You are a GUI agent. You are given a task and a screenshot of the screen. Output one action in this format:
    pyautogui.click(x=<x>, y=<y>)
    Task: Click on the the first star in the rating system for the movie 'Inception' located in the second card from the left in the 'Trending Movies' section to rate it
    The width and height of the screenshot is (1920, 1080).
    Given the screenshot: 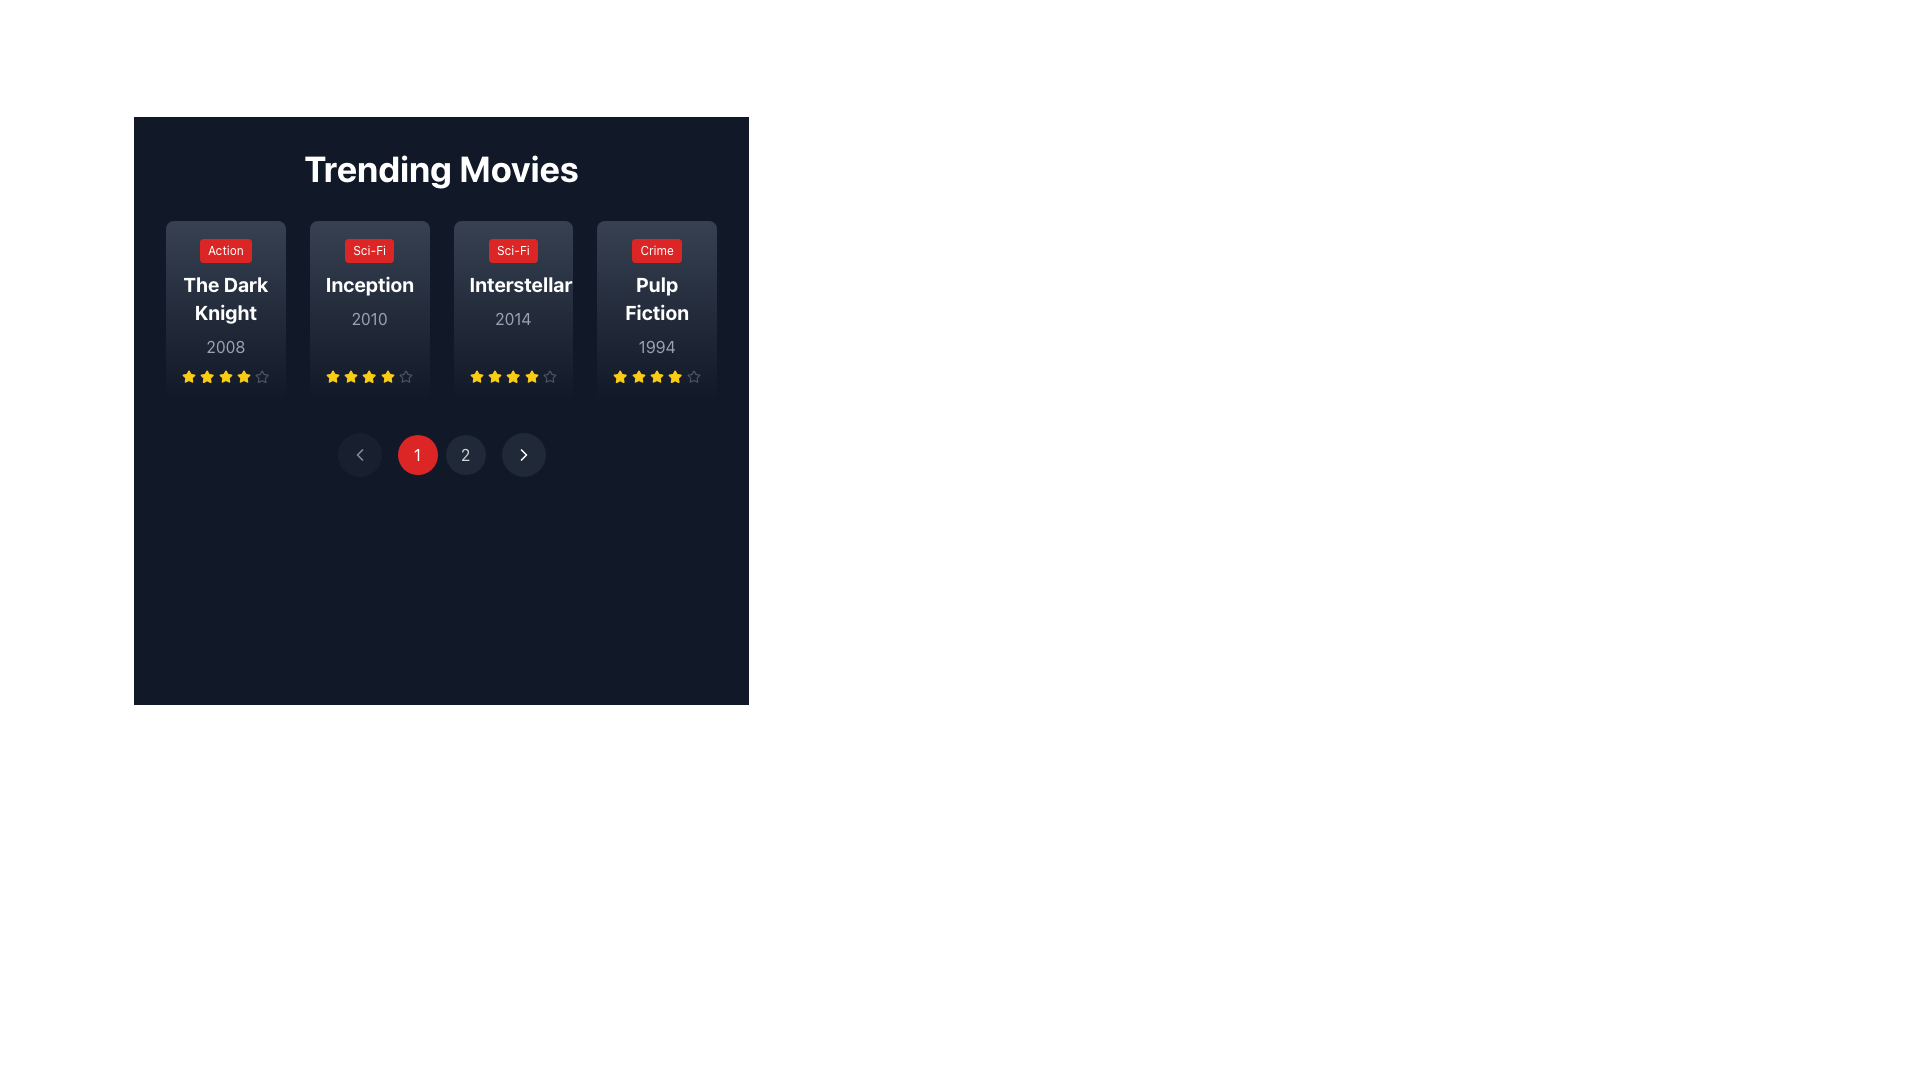 What is the action you would take?
    pyautogui.click(x=332, y=376)
    